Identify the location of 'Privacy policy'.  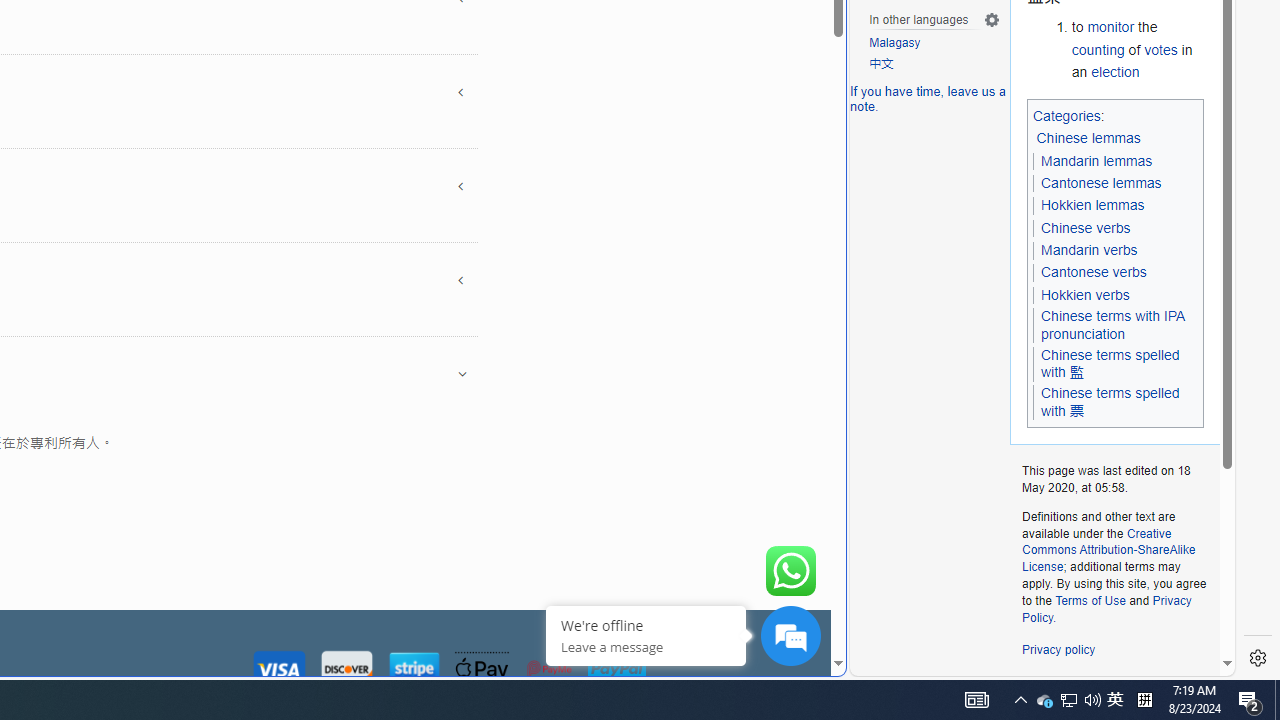
(1057, 650).